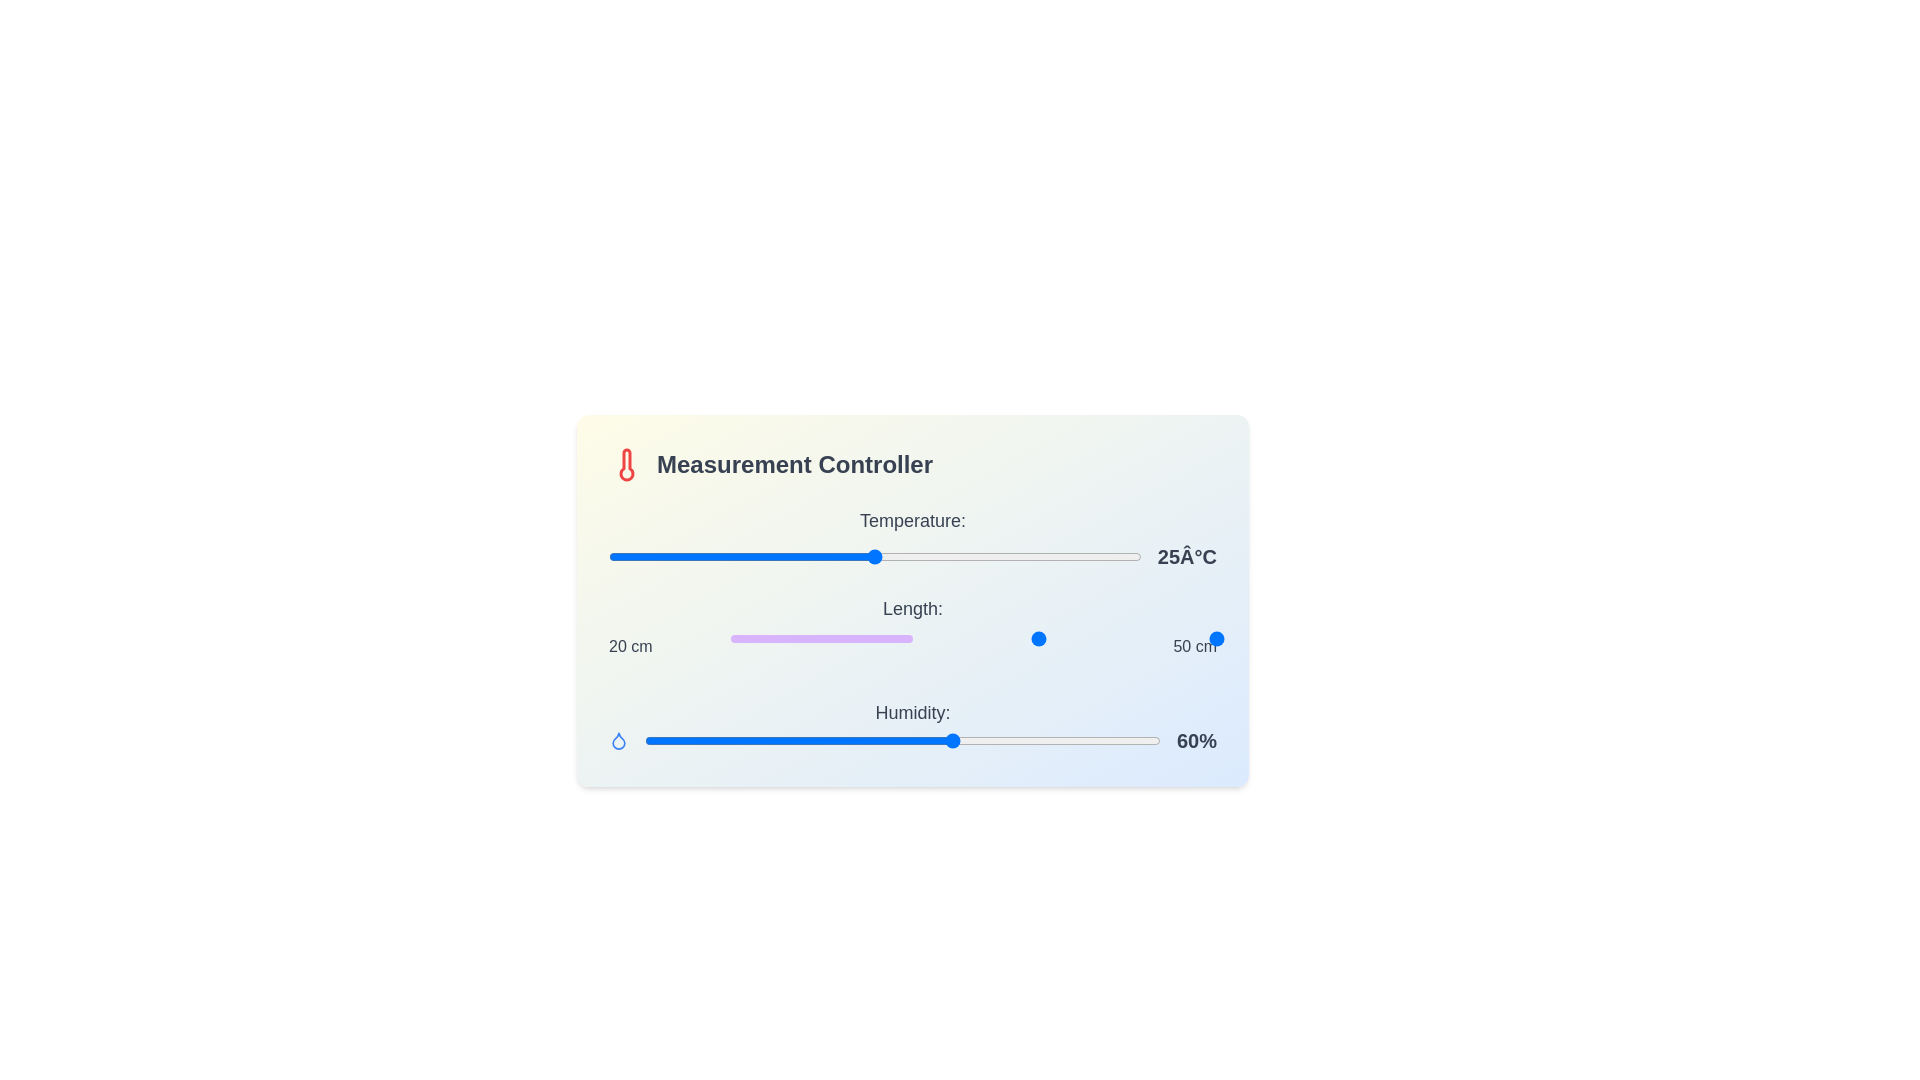  What do you see at coordinates (1108, 556) in the screenshot?
I see `the slider` at bounding box center [1108, 556].